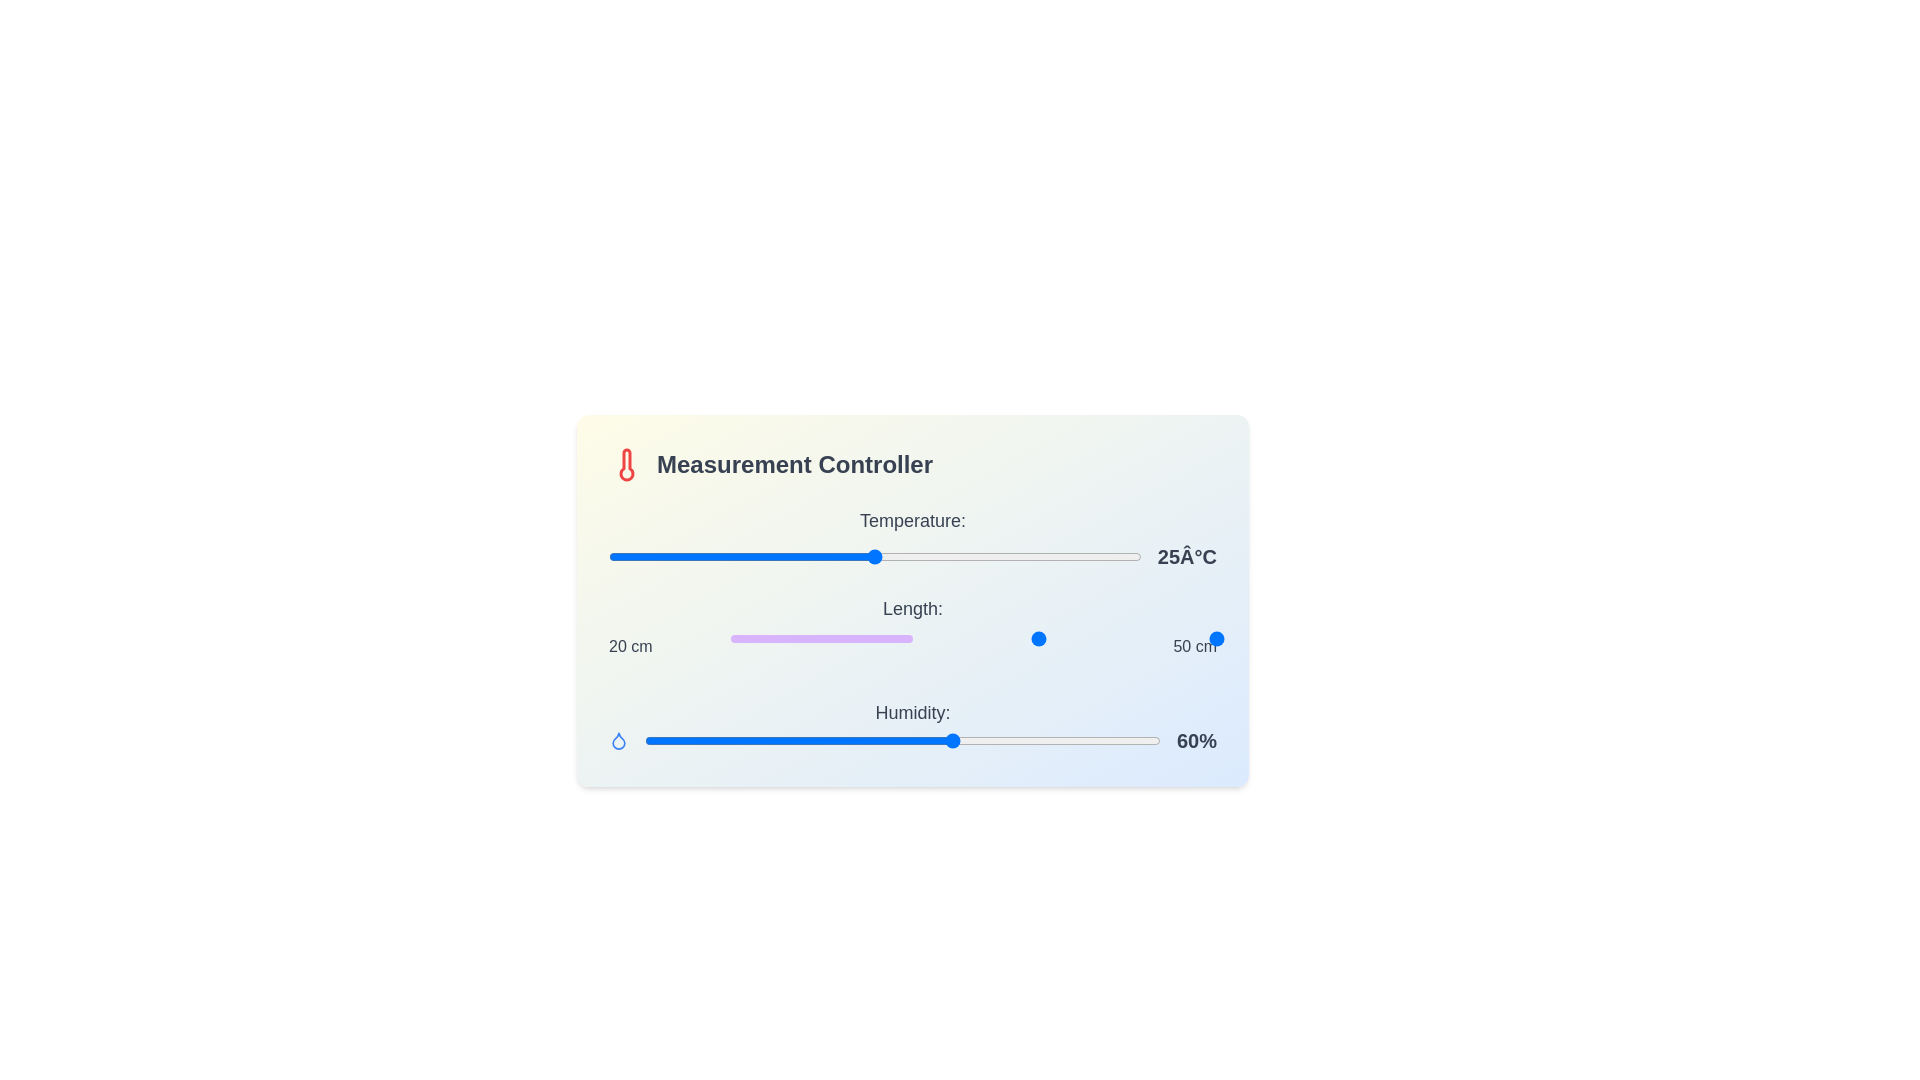  What do you see at coordinates (1108, 556) in the screenshot?
I see `the slider` at bounding box center [1108, 556].